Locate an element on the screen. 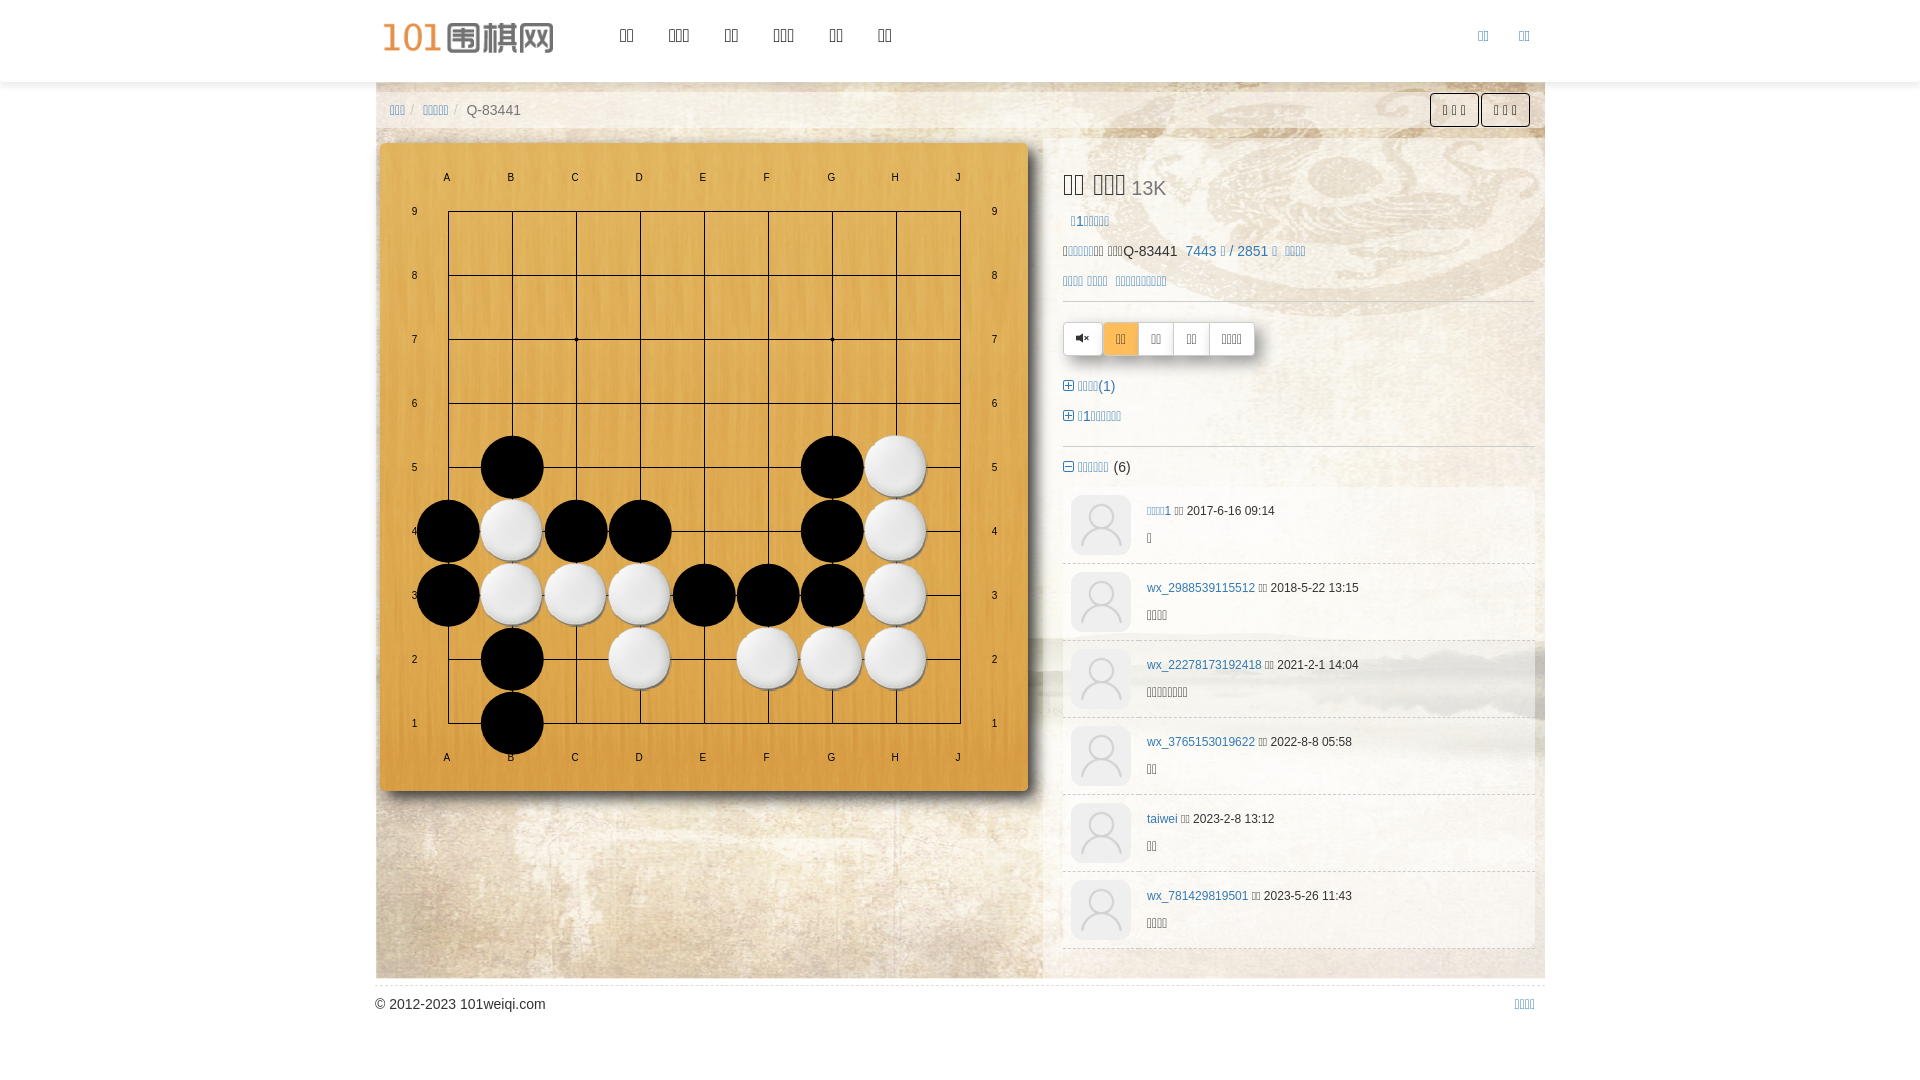 This screenshot has height=1080, width=1920. 'wx_781429819501' is located at coordinates (1197, 894).